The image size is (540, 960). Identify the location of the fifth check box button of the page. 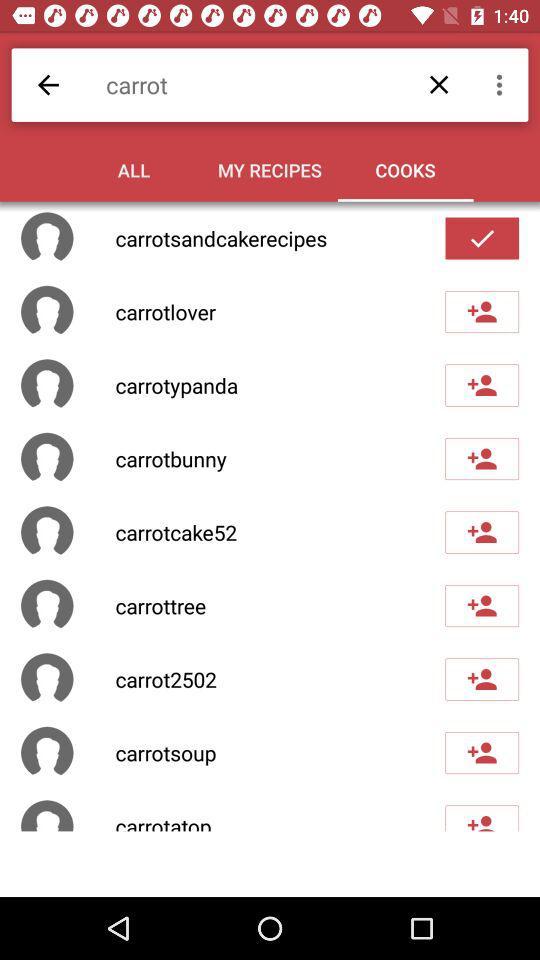
(481, 531).